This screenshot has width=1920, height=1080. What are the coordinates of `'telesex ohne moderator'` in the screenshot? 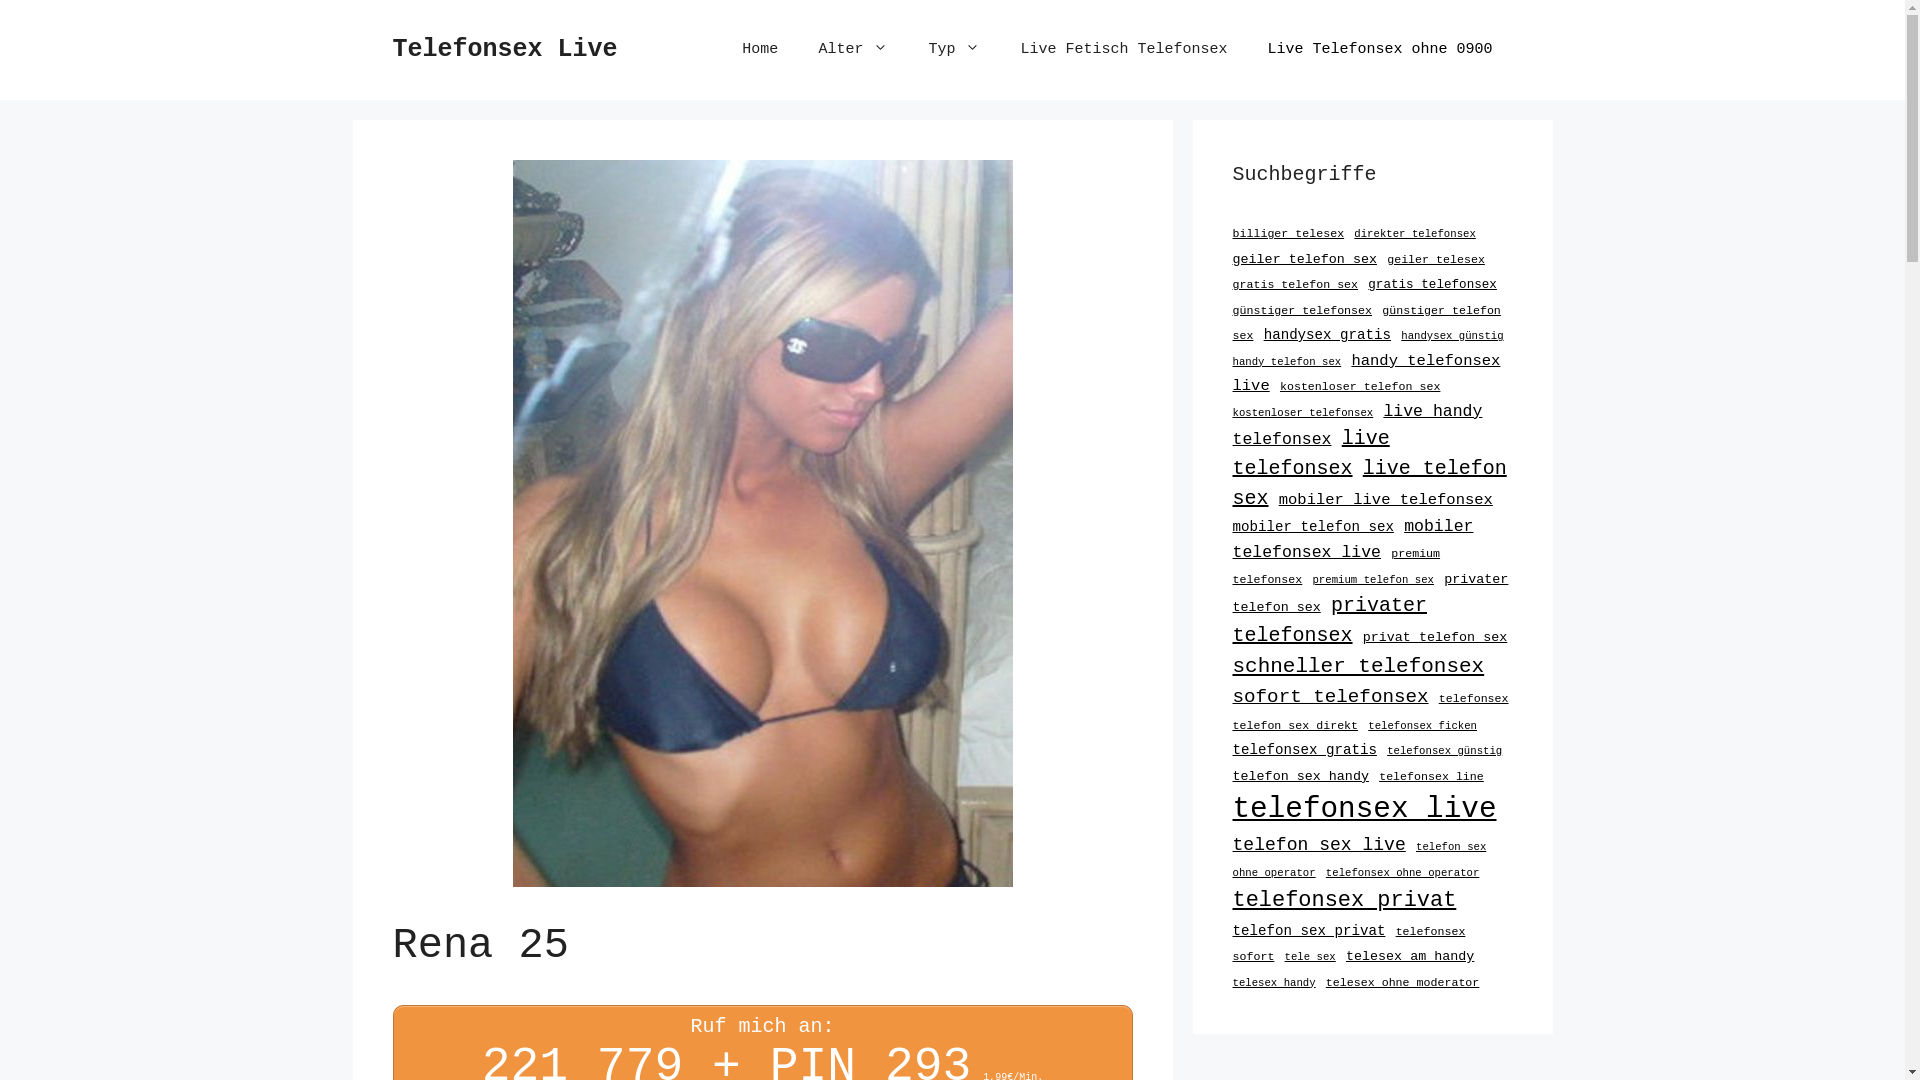 It's located at (1401, 981).